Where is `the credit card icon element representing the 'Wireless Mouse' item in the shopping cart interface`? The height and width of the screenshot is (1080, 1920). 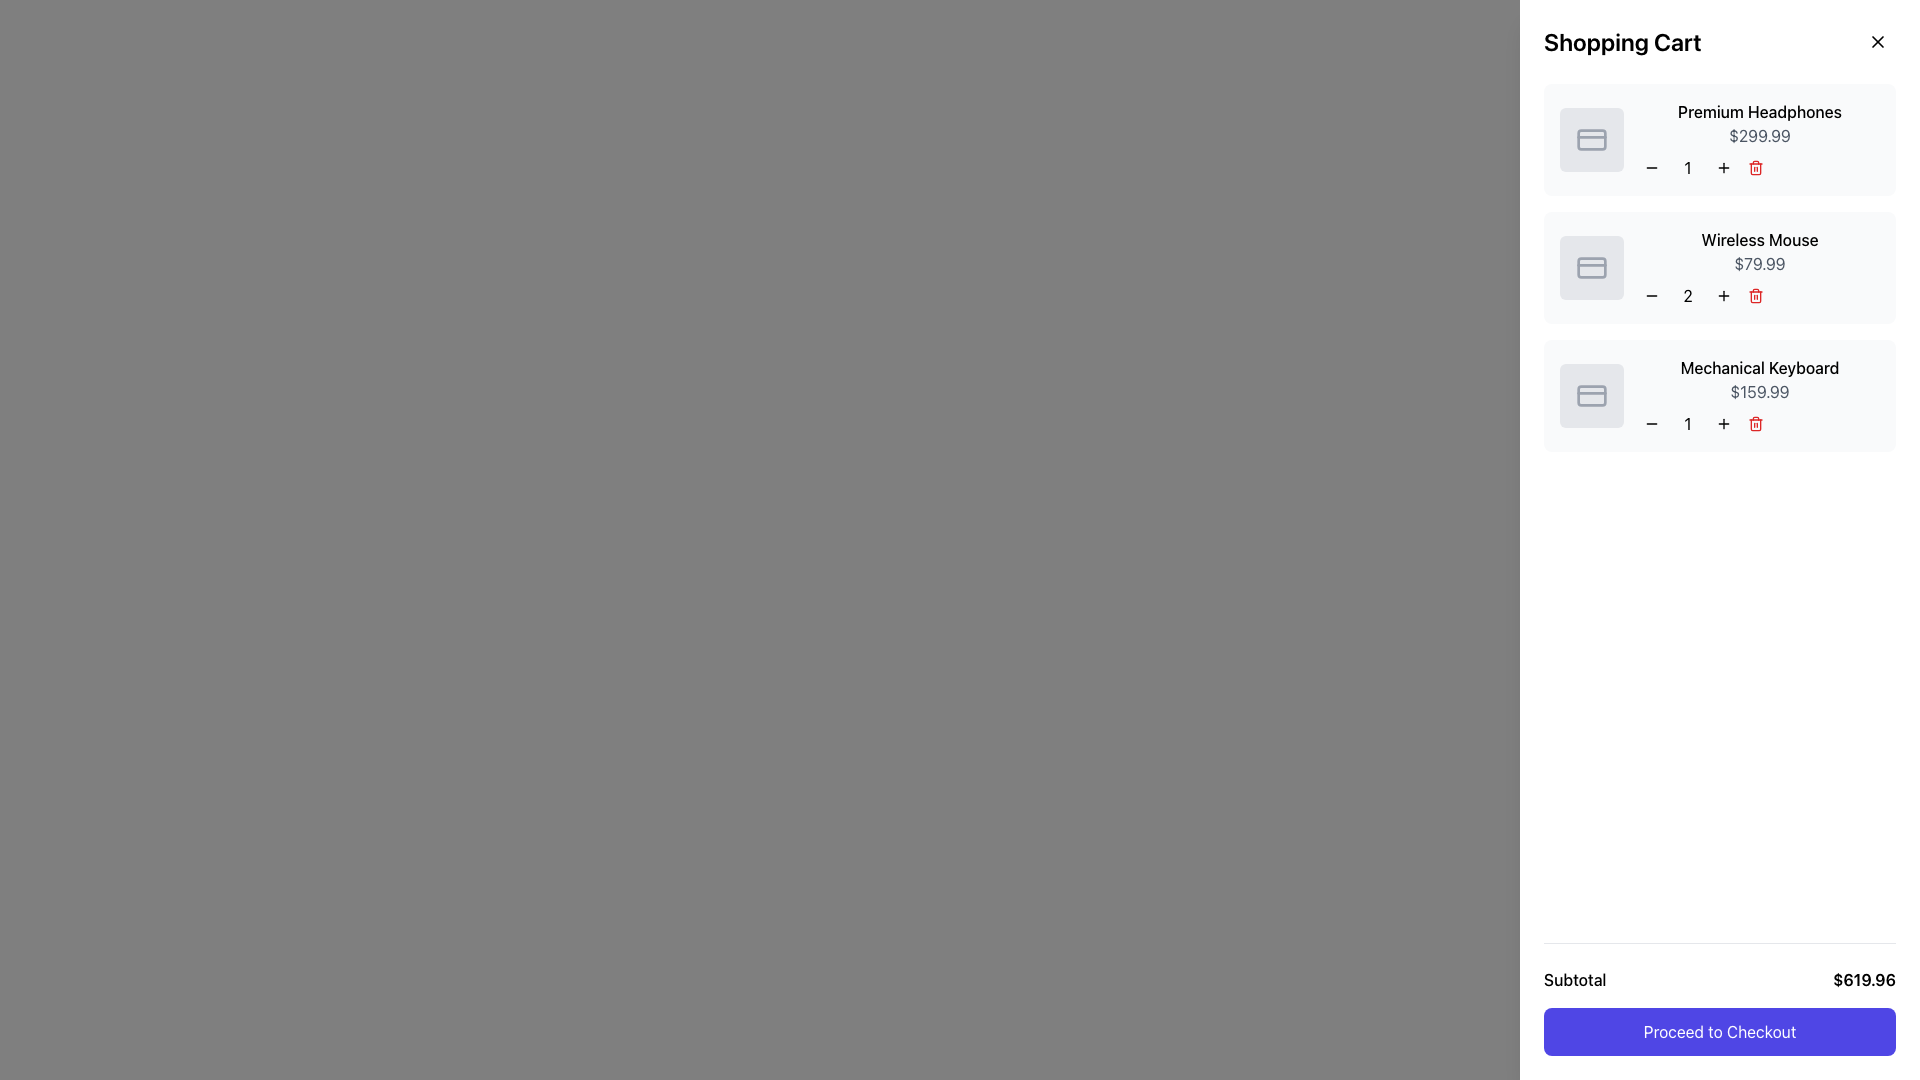
the credit card icon element representing the 'Wireless Mouse' item in the shopping cart interface is located at coordinates (1591, 266).